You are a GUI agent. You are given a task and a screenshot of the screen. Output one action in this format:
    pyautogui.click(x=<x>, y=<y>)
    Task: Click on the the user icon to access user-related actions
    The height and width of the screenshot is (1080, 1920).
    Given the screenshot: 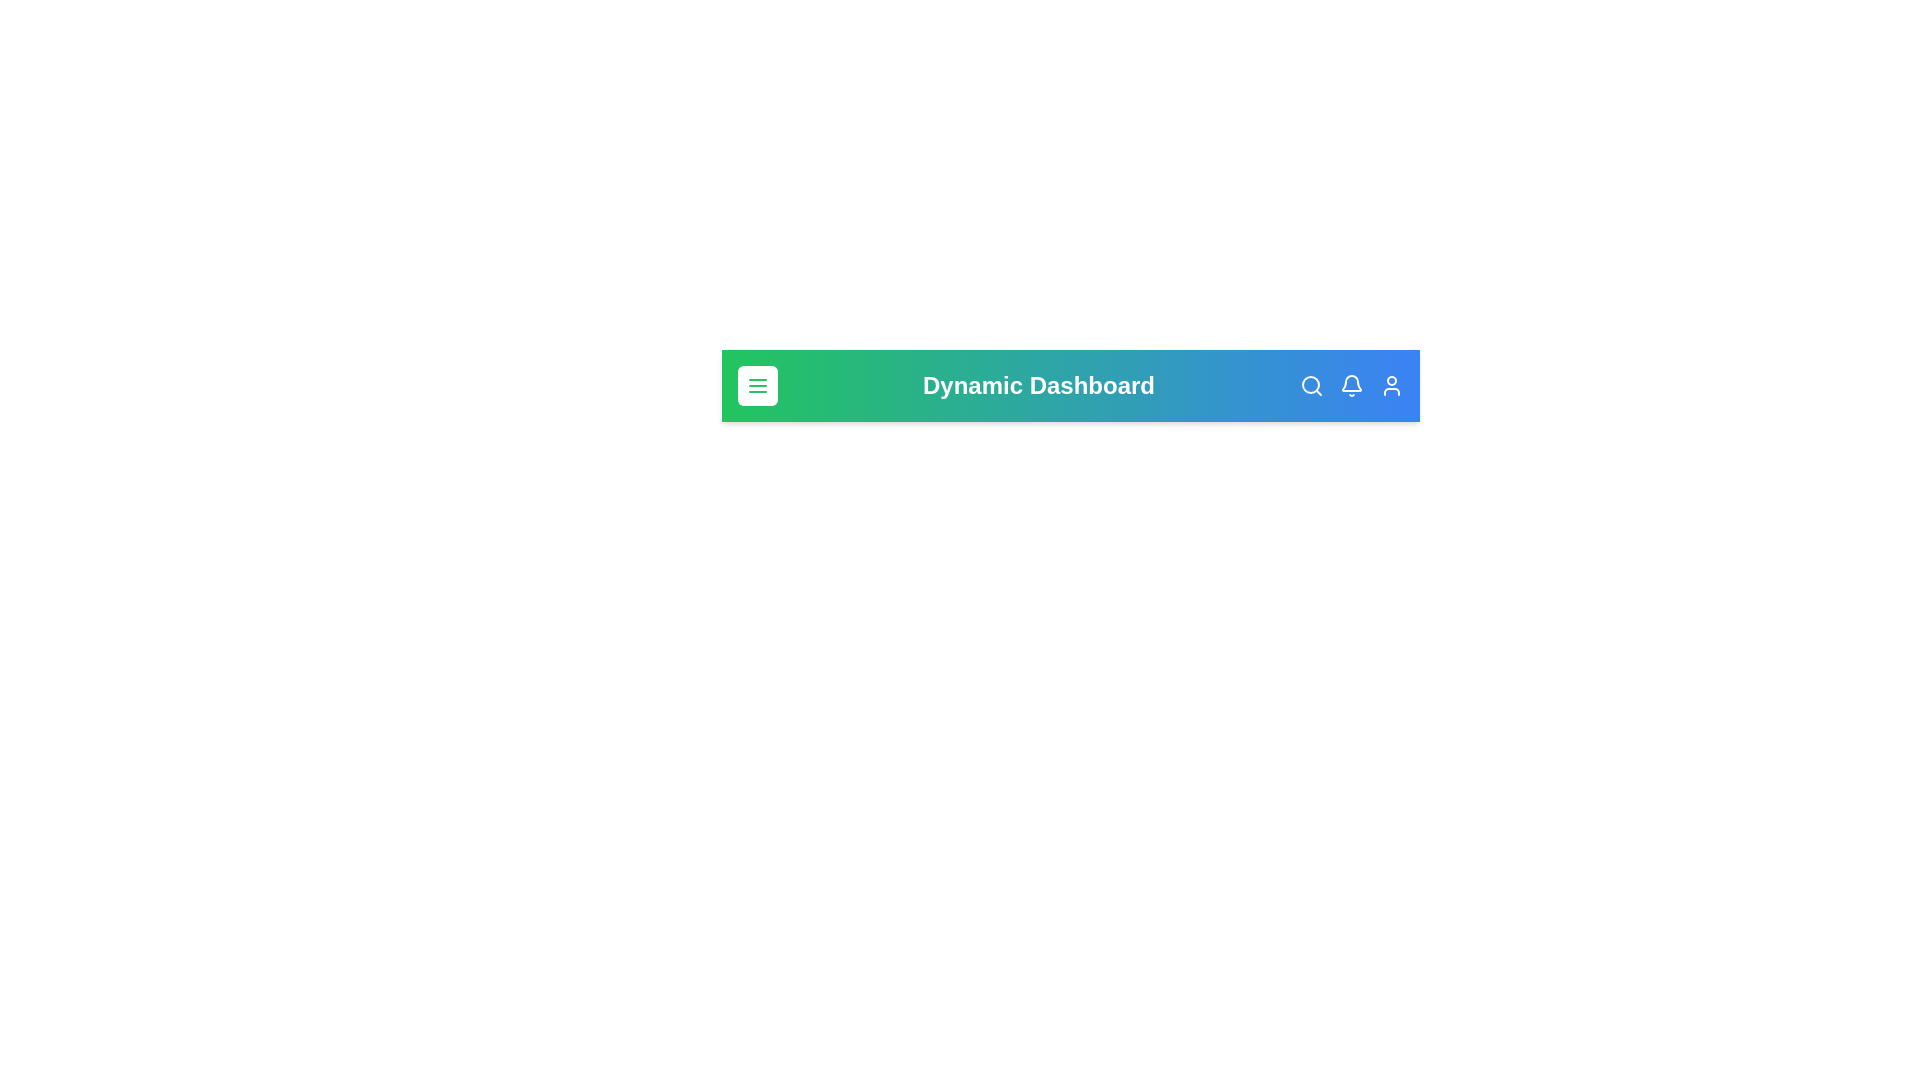 What is the action you would take?
    pyautogui.click(x=1391, y=385)
    